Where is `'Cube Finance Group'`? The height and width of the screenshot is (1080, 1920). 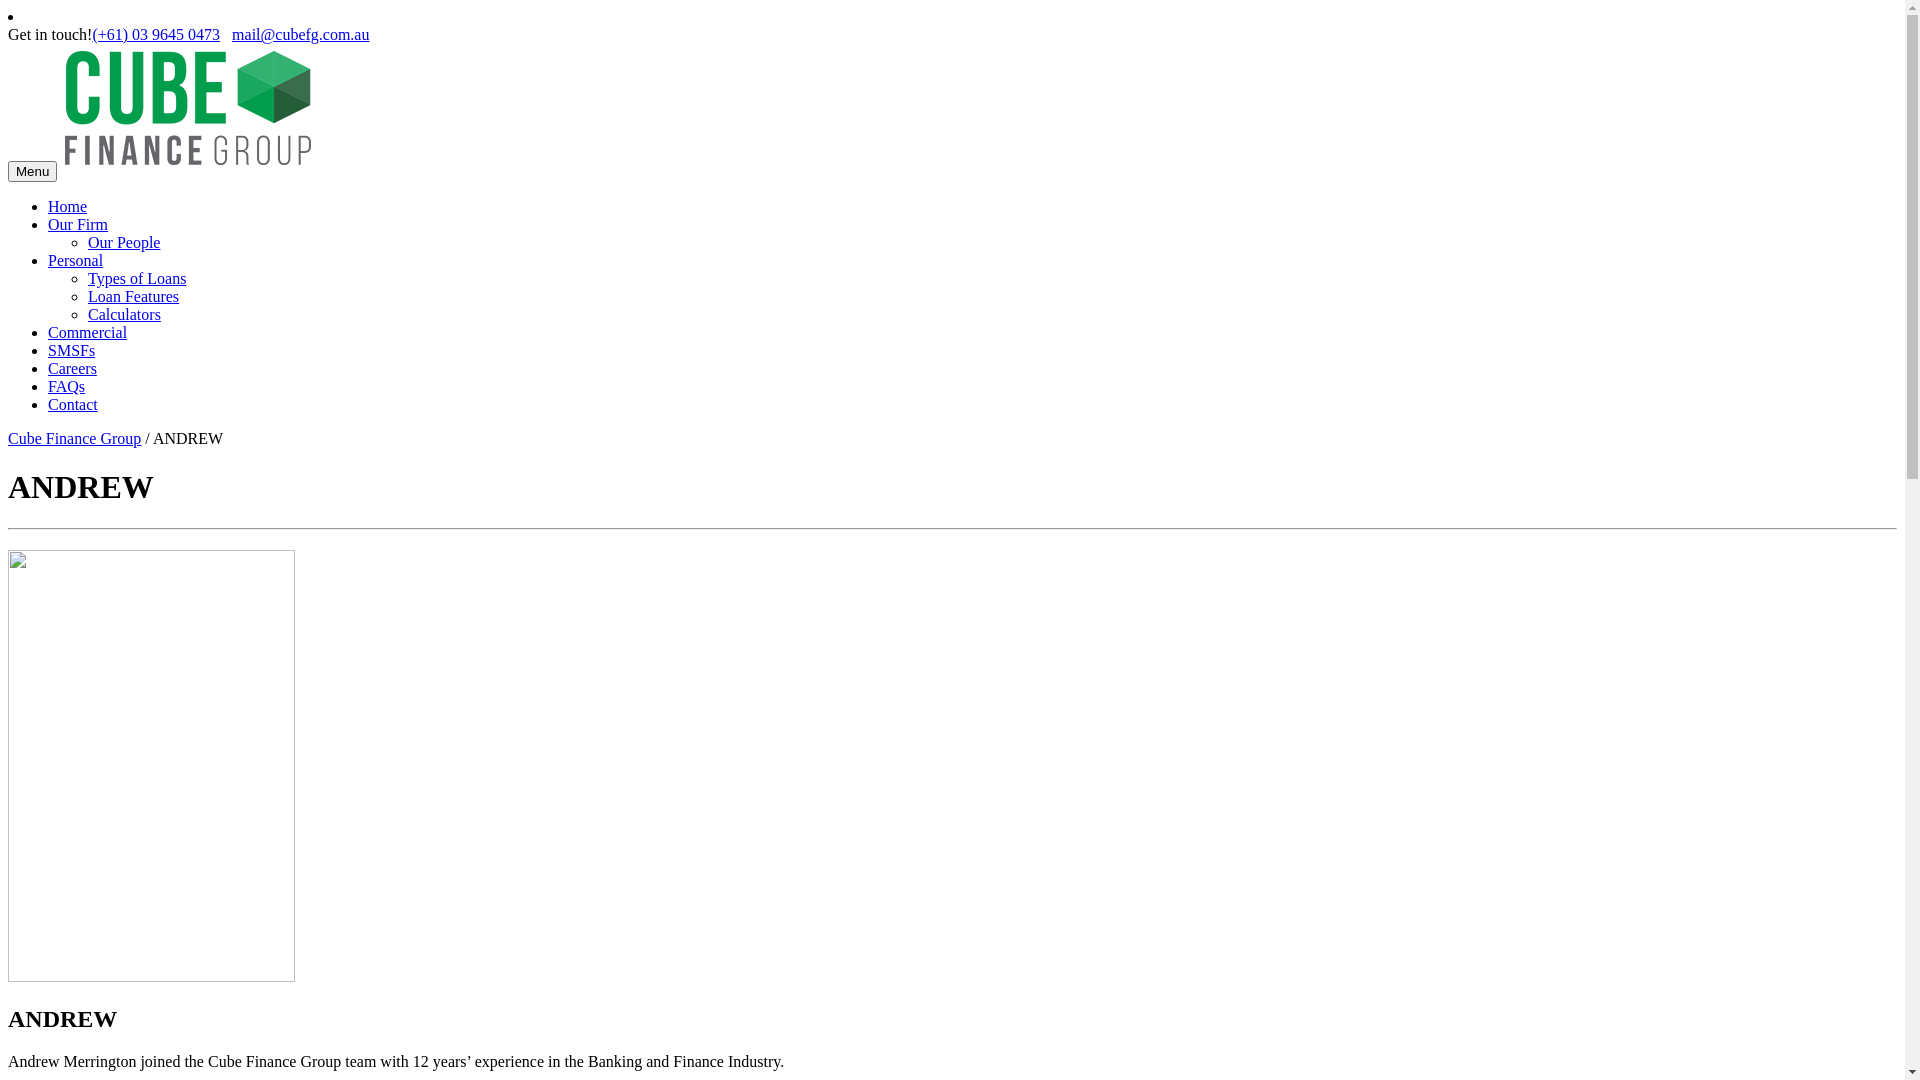 'Cube Finance Group' is located at coordinates (74, 437).